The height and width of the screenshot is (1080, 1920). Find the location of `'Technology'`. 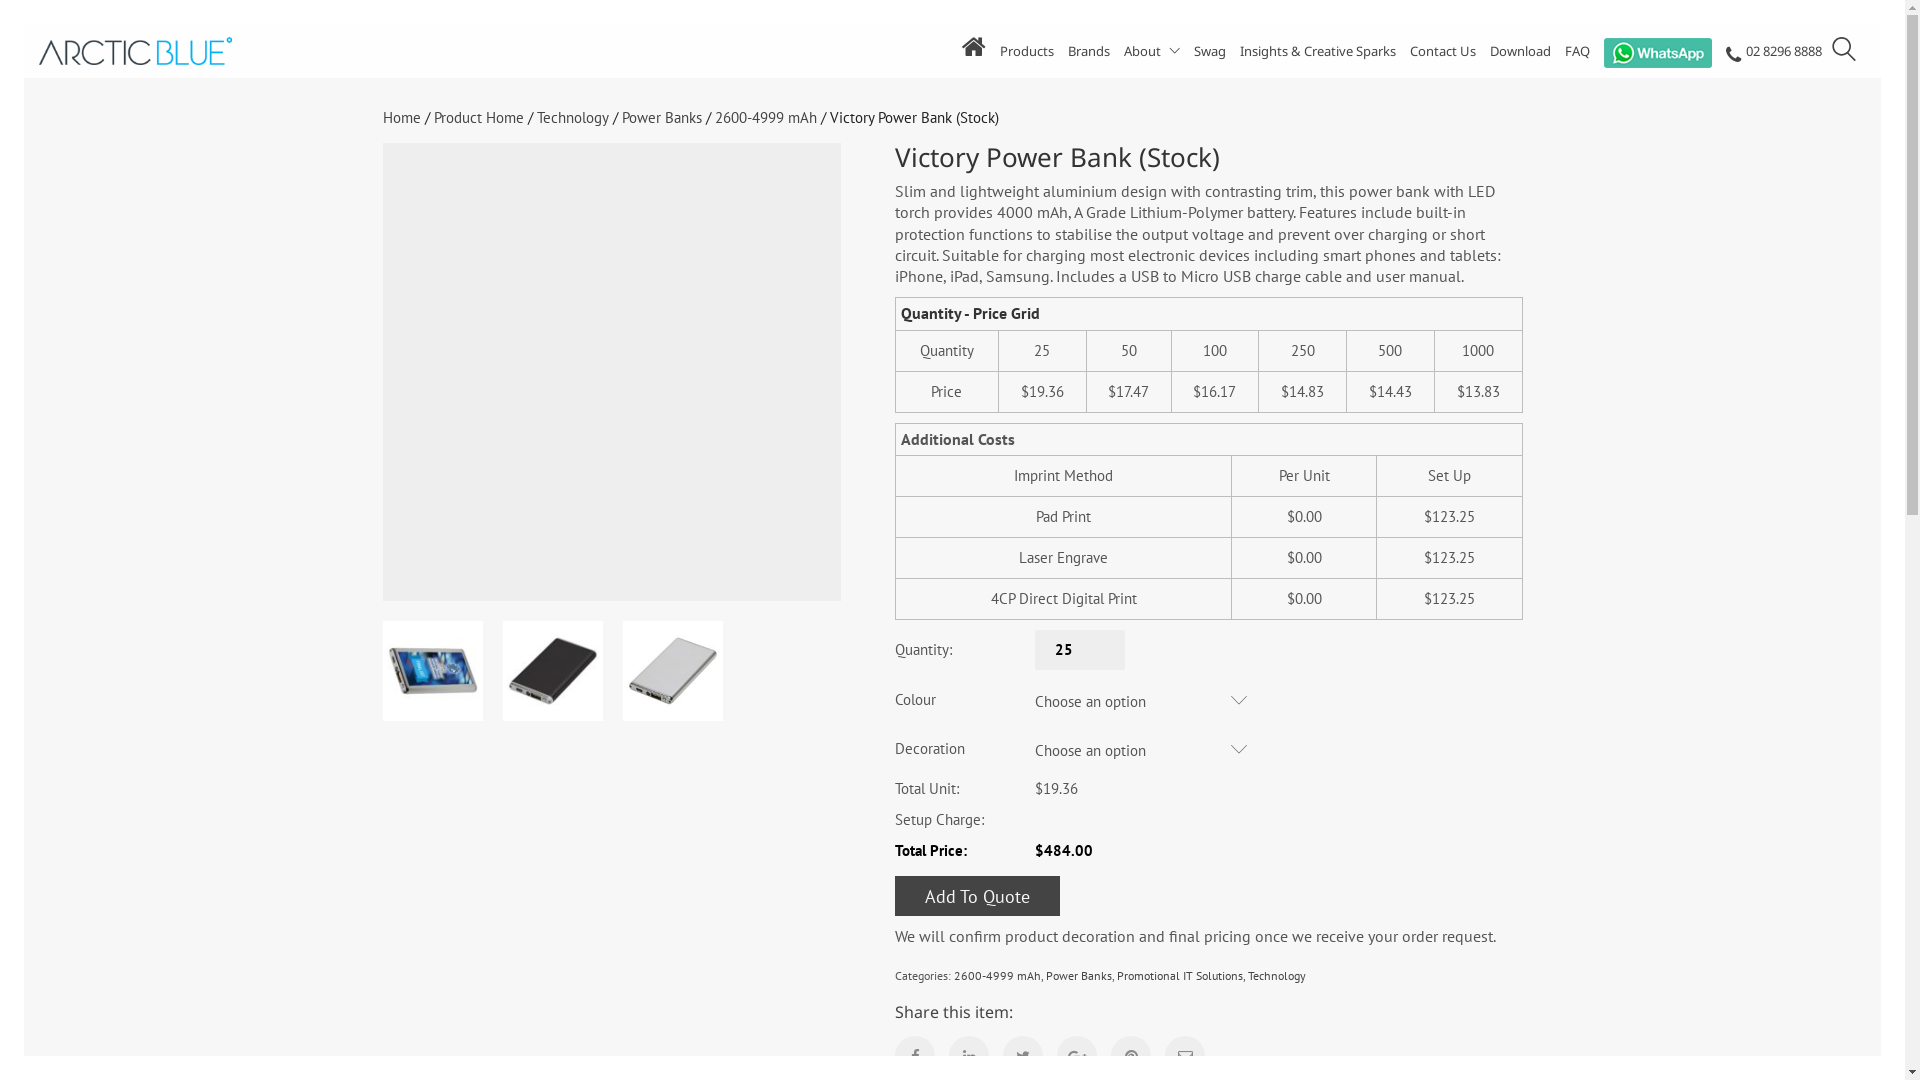

'Technology' is located at coordinates (1275, 974).